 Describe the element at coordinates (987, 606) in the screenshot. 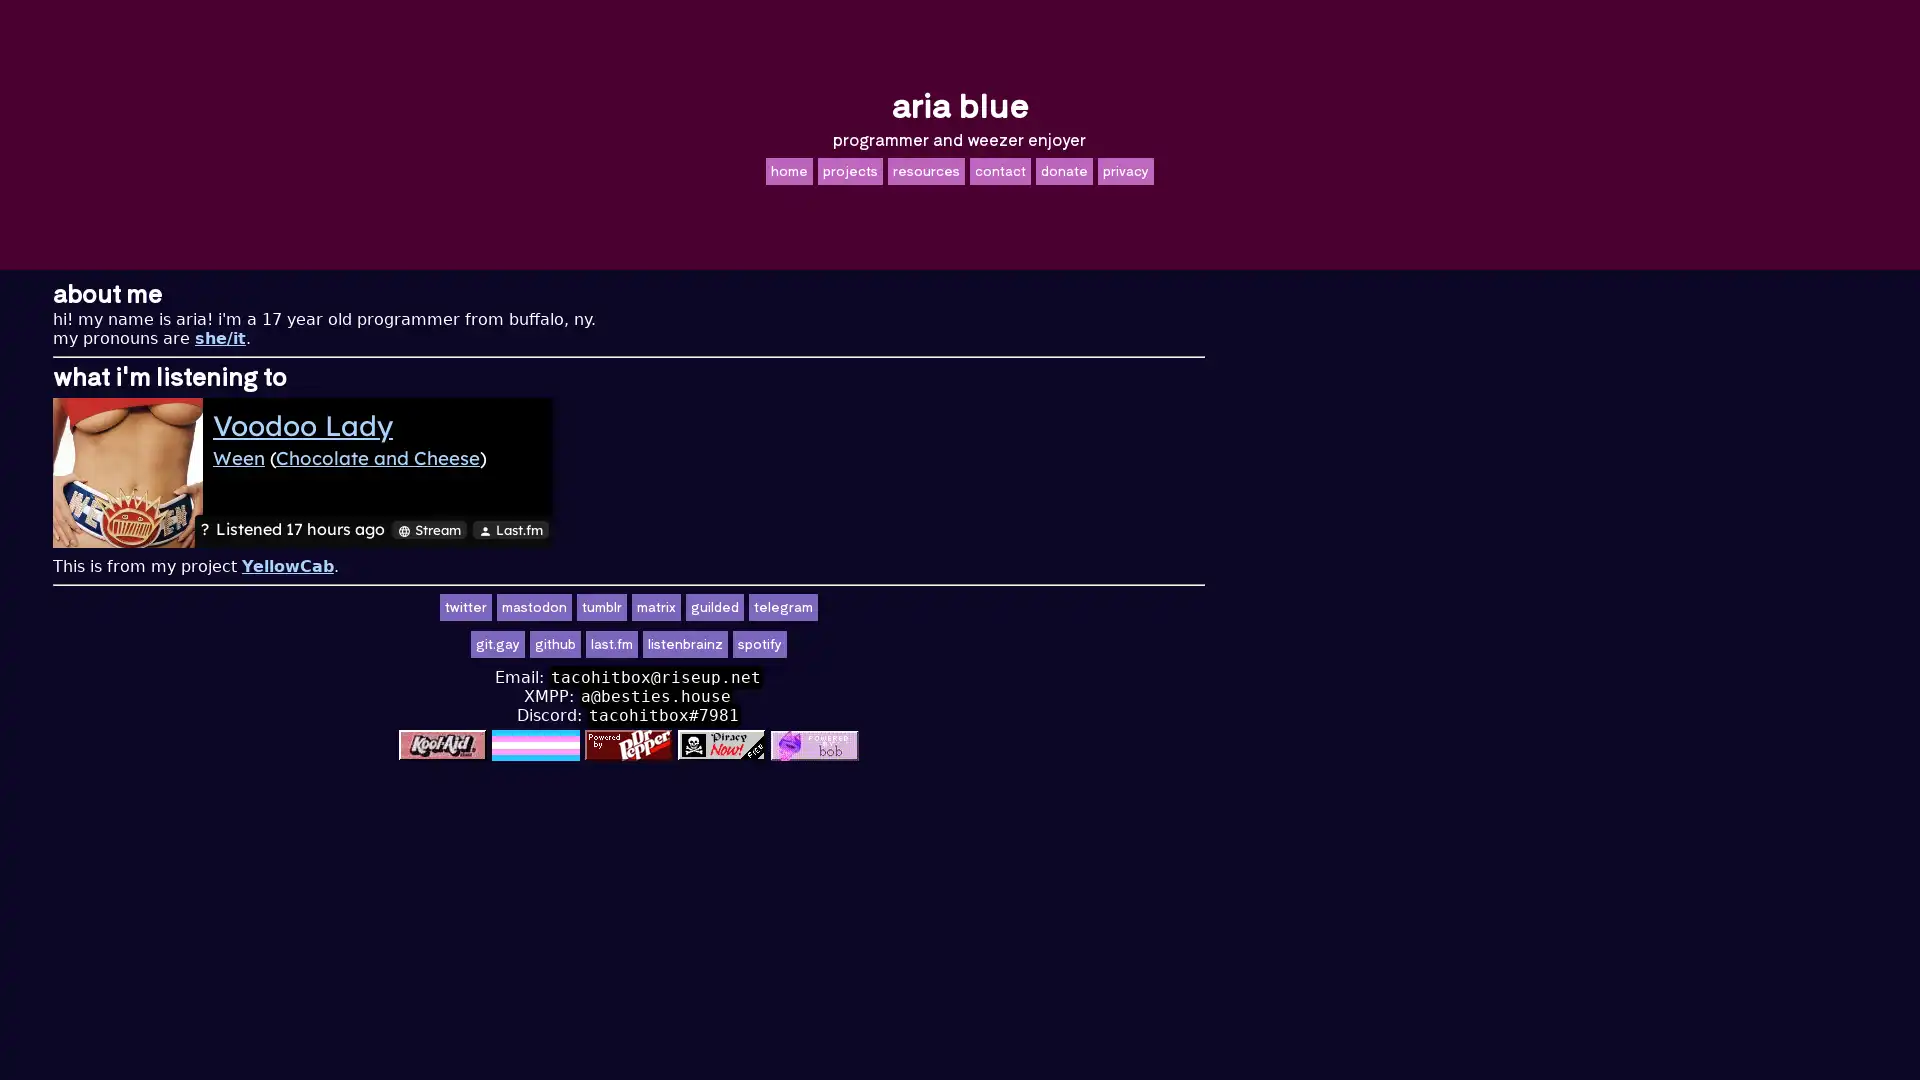

I see `matrix` at that location.